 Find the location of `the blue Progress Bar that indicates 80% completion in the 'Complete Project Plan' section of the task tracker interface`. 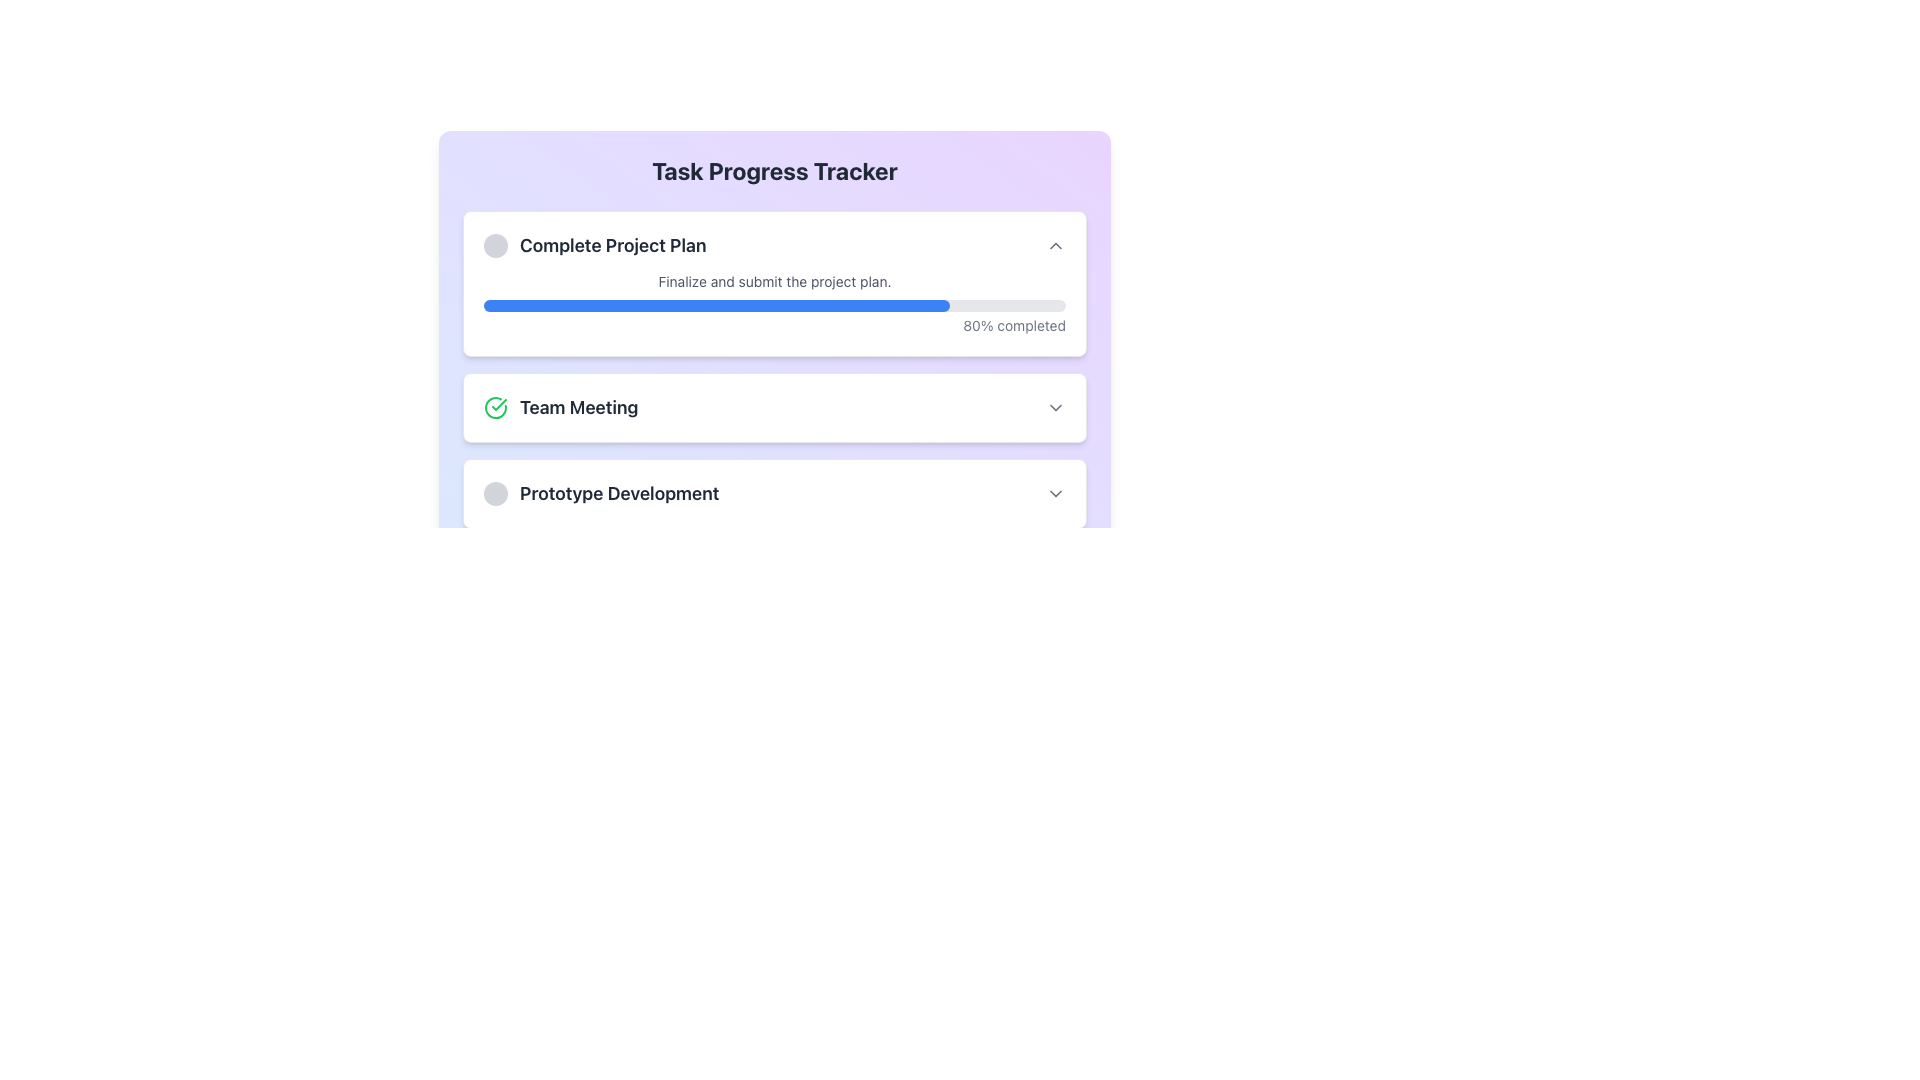

the blue Progress Bar that indicates 80% completion in the 'Complete Project Plan' section of the task tracker interface is located at coordinates (716, 305).